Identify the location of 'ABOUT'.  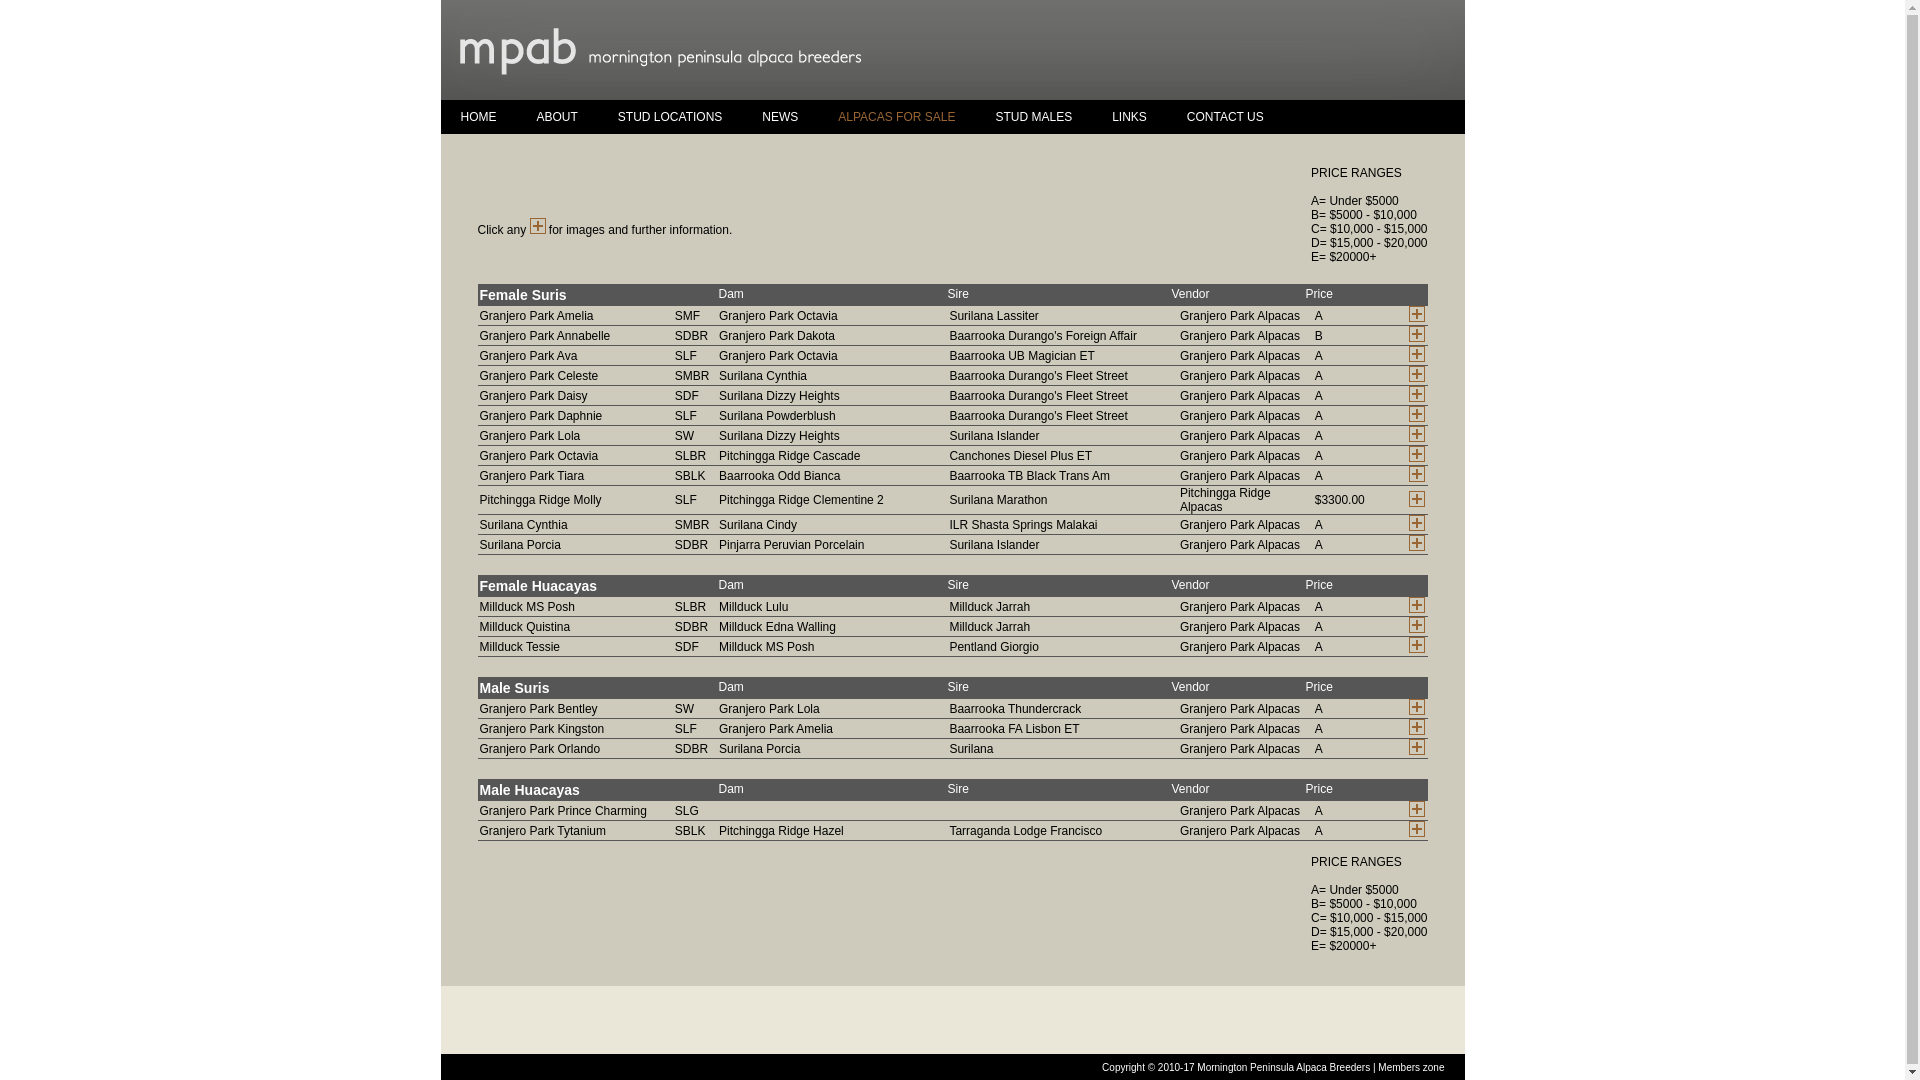
(556, 116).